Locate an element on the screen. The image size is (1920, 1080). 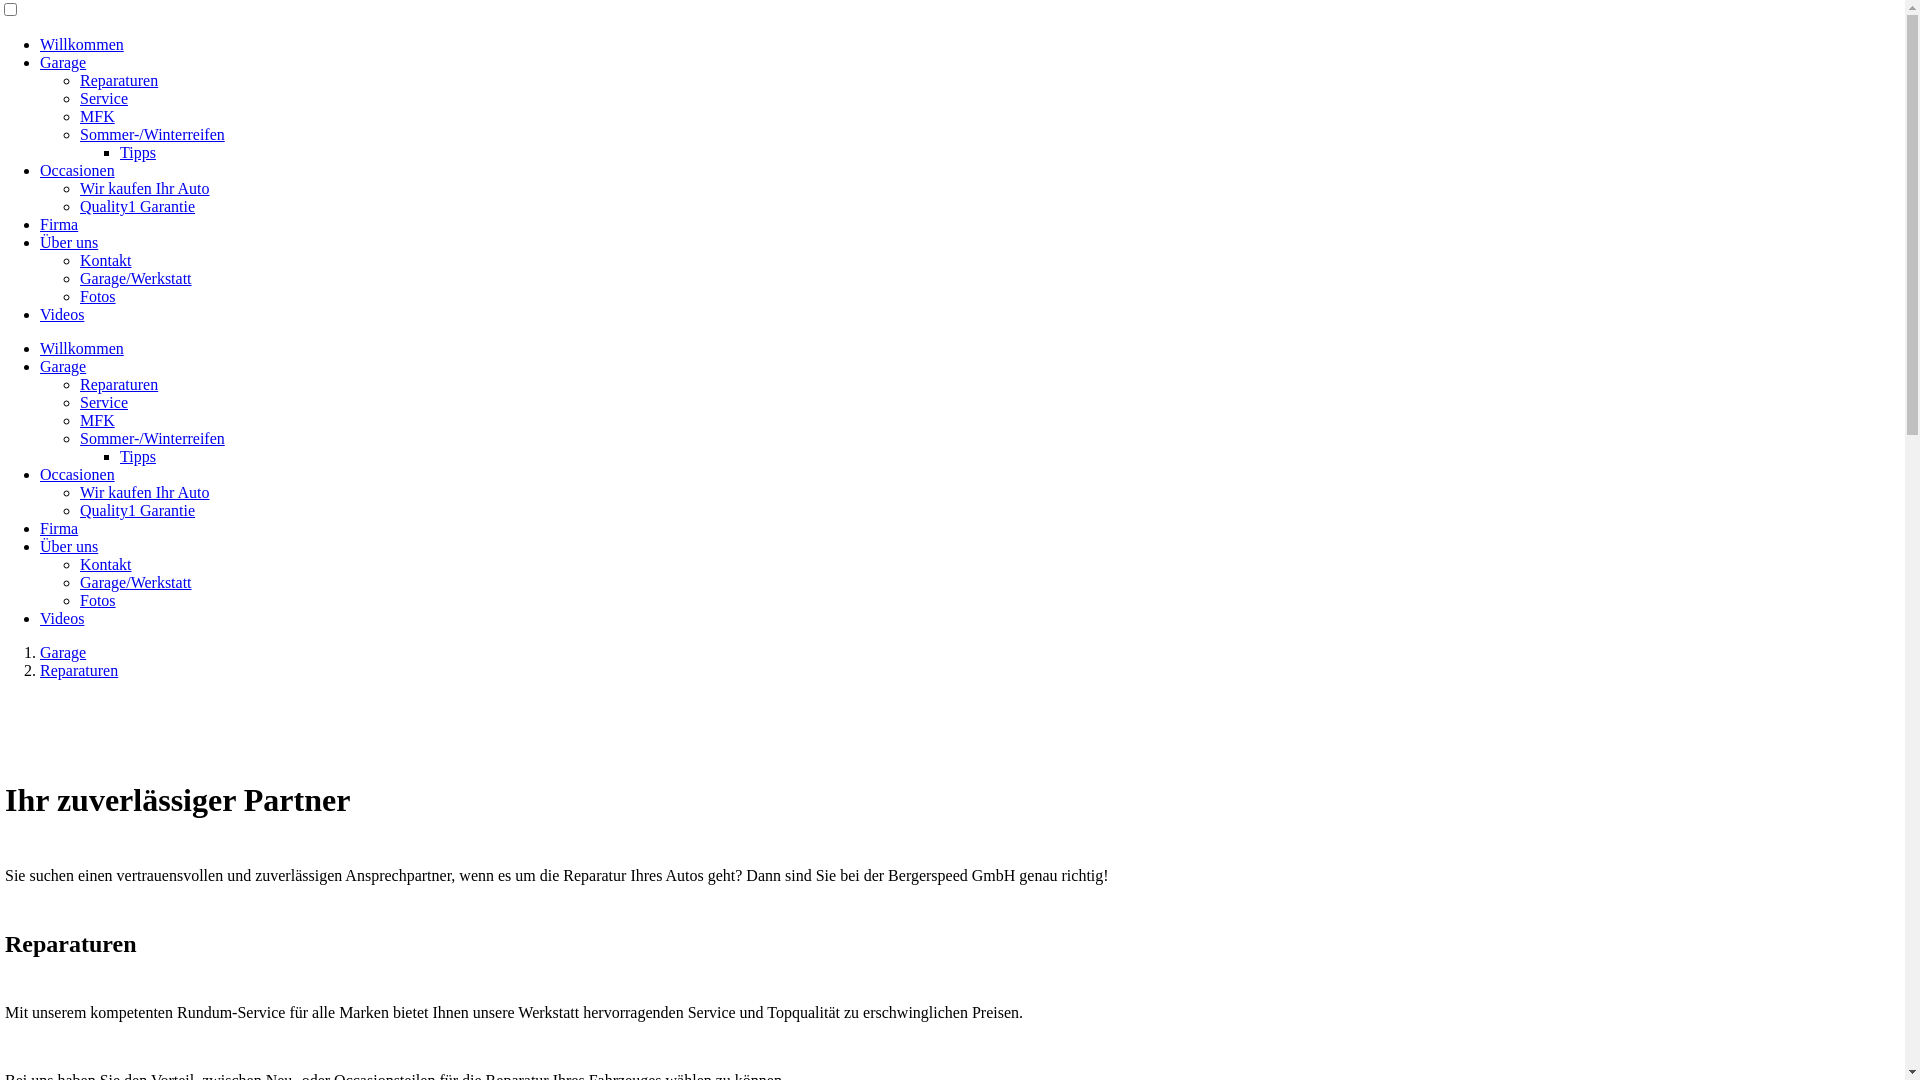
'Videos' is located at coordinates (62, 314).